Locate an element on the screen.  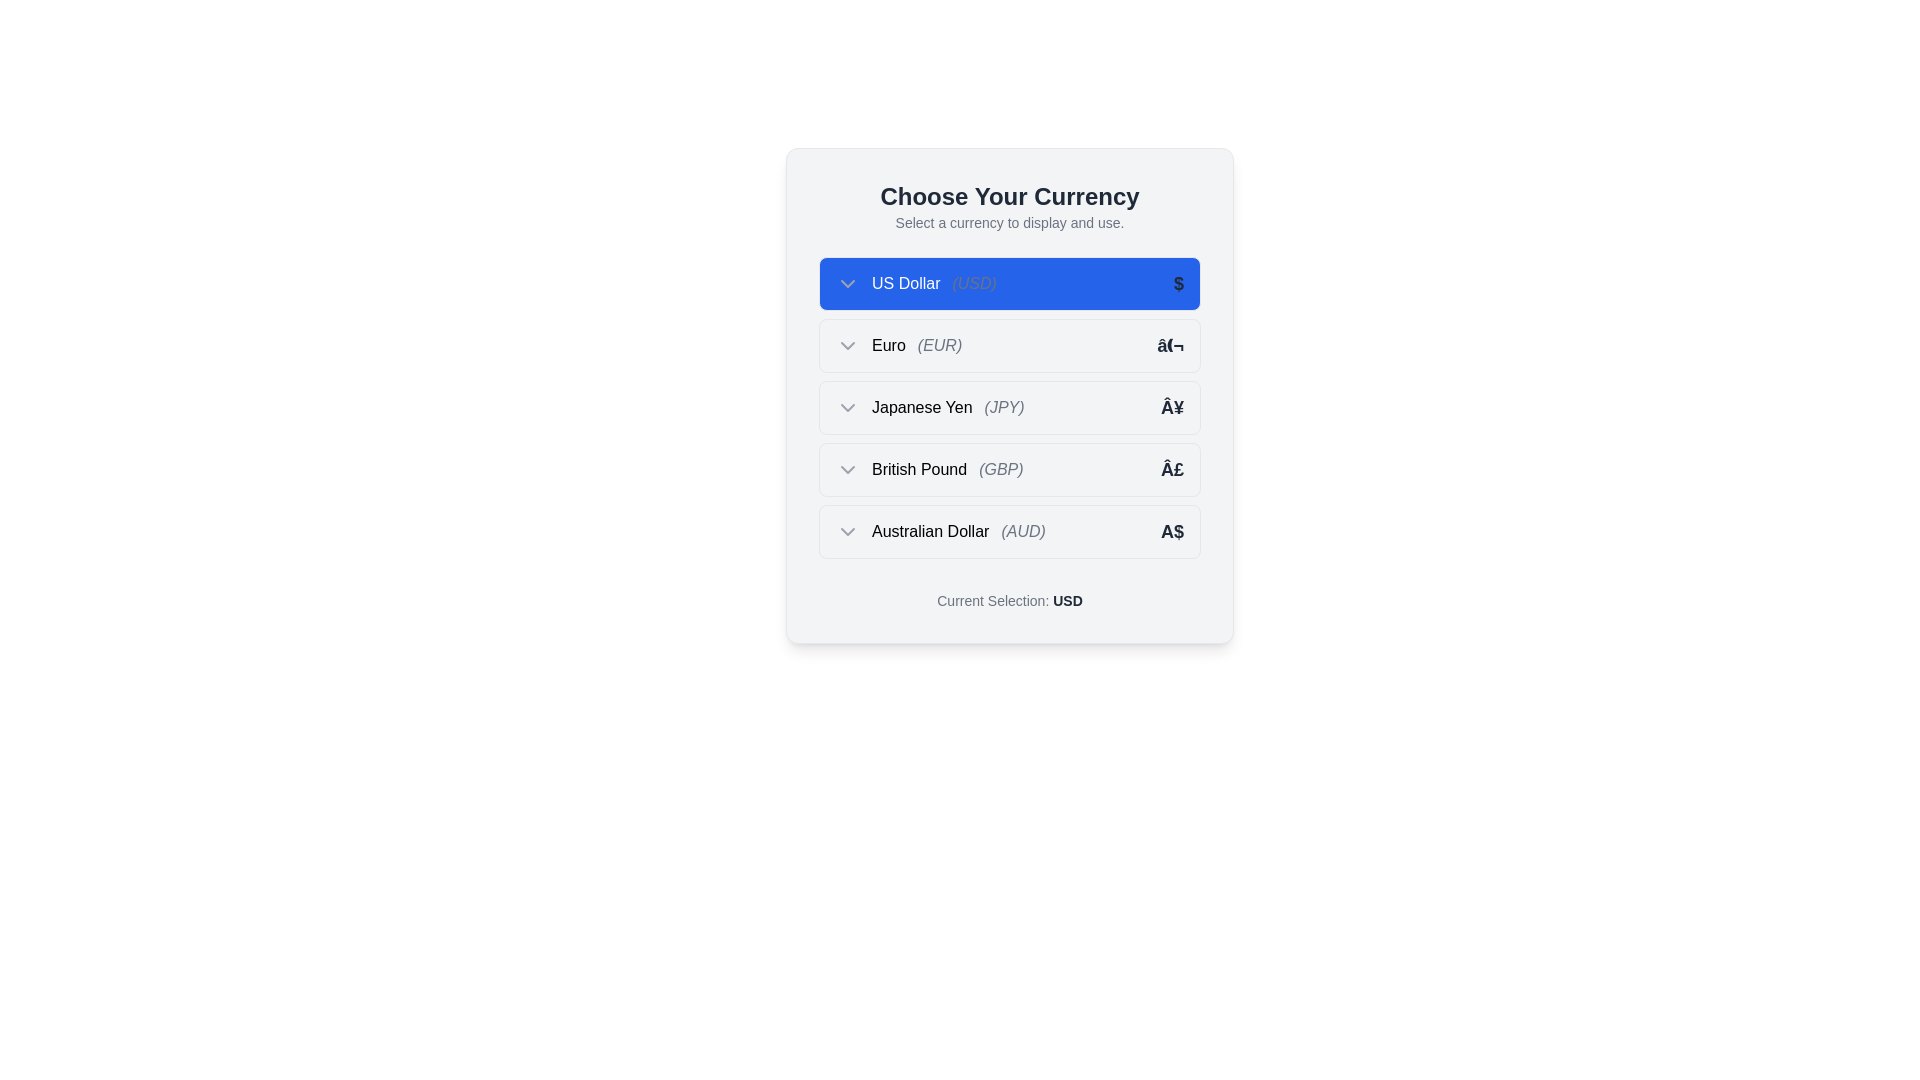
the 'Japanese Yen (JPY)' option in the currency selection dropdown, which is the third item in the list located between 'Euro (EUR)' and 'British Pound (GBP) is located at coordinates (1009, 407).